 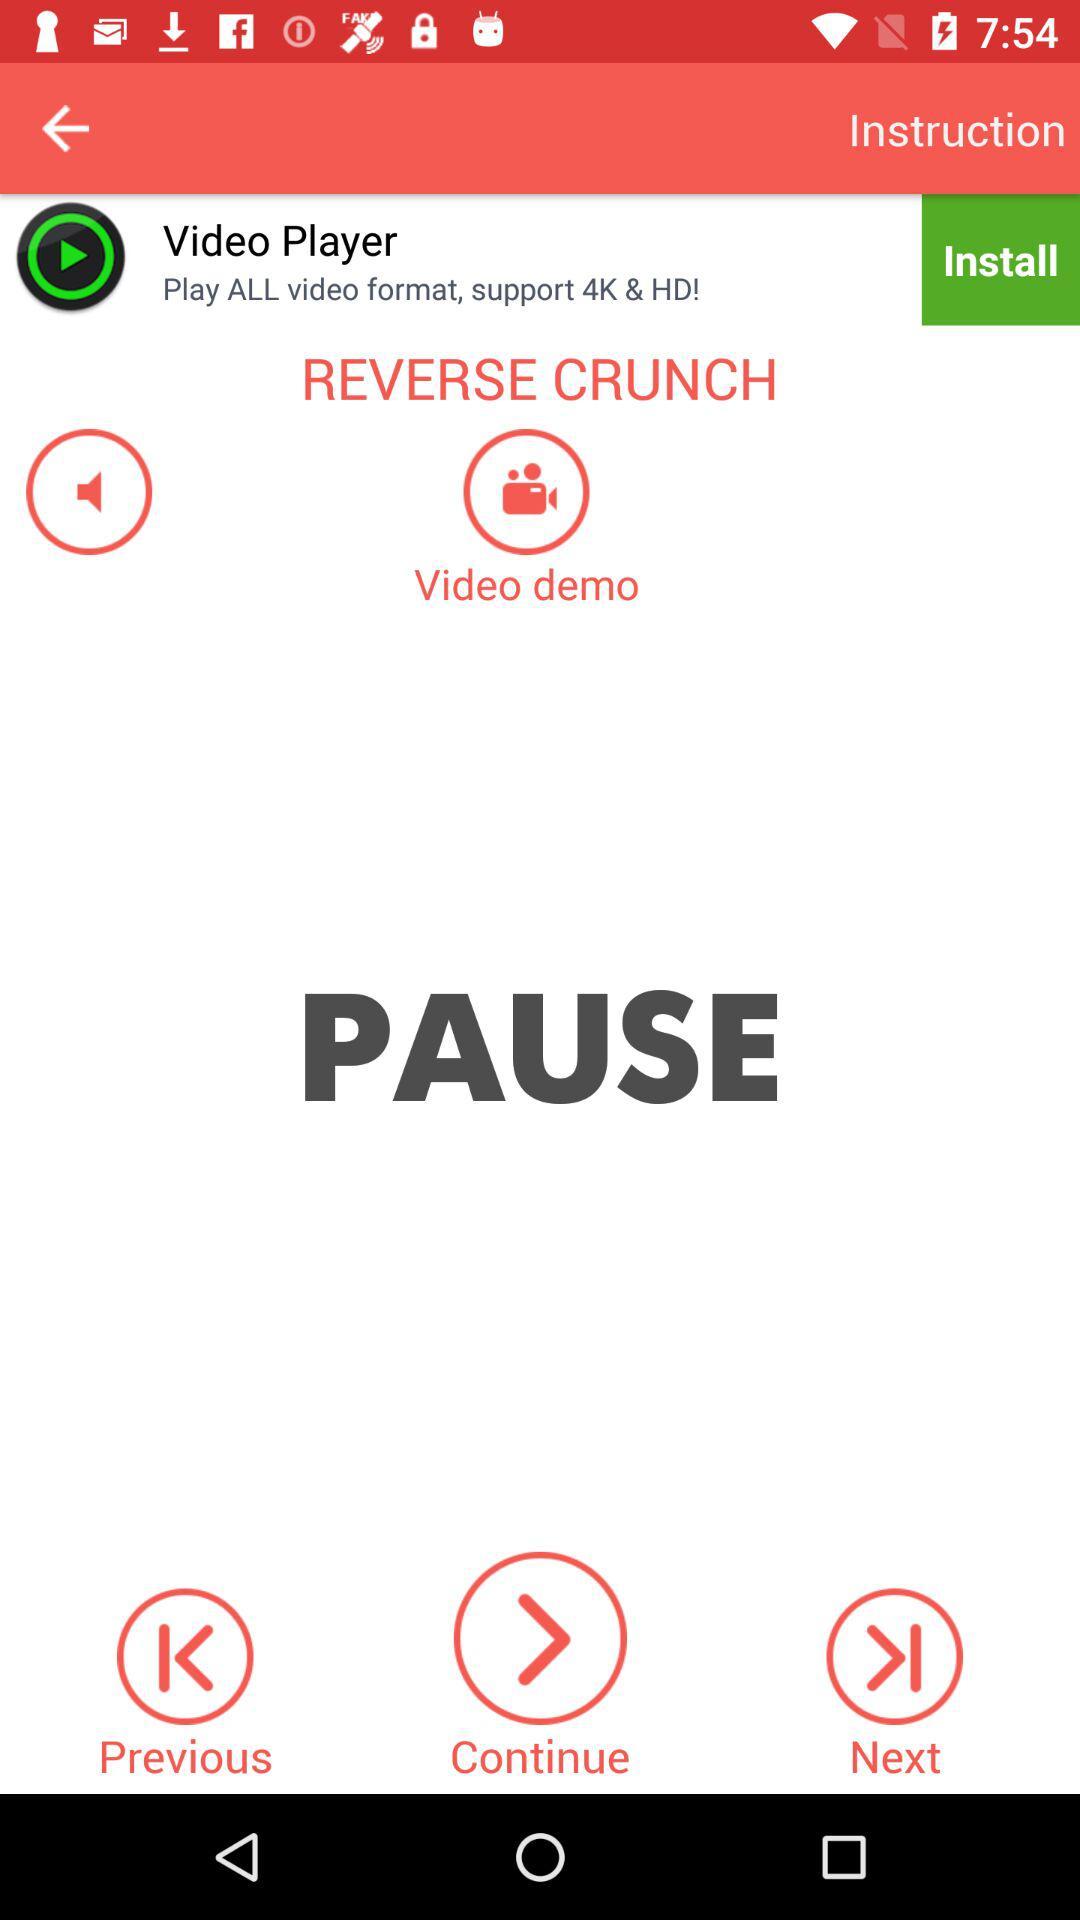 I want to click on adjust sound, so click(x=75, y=491).